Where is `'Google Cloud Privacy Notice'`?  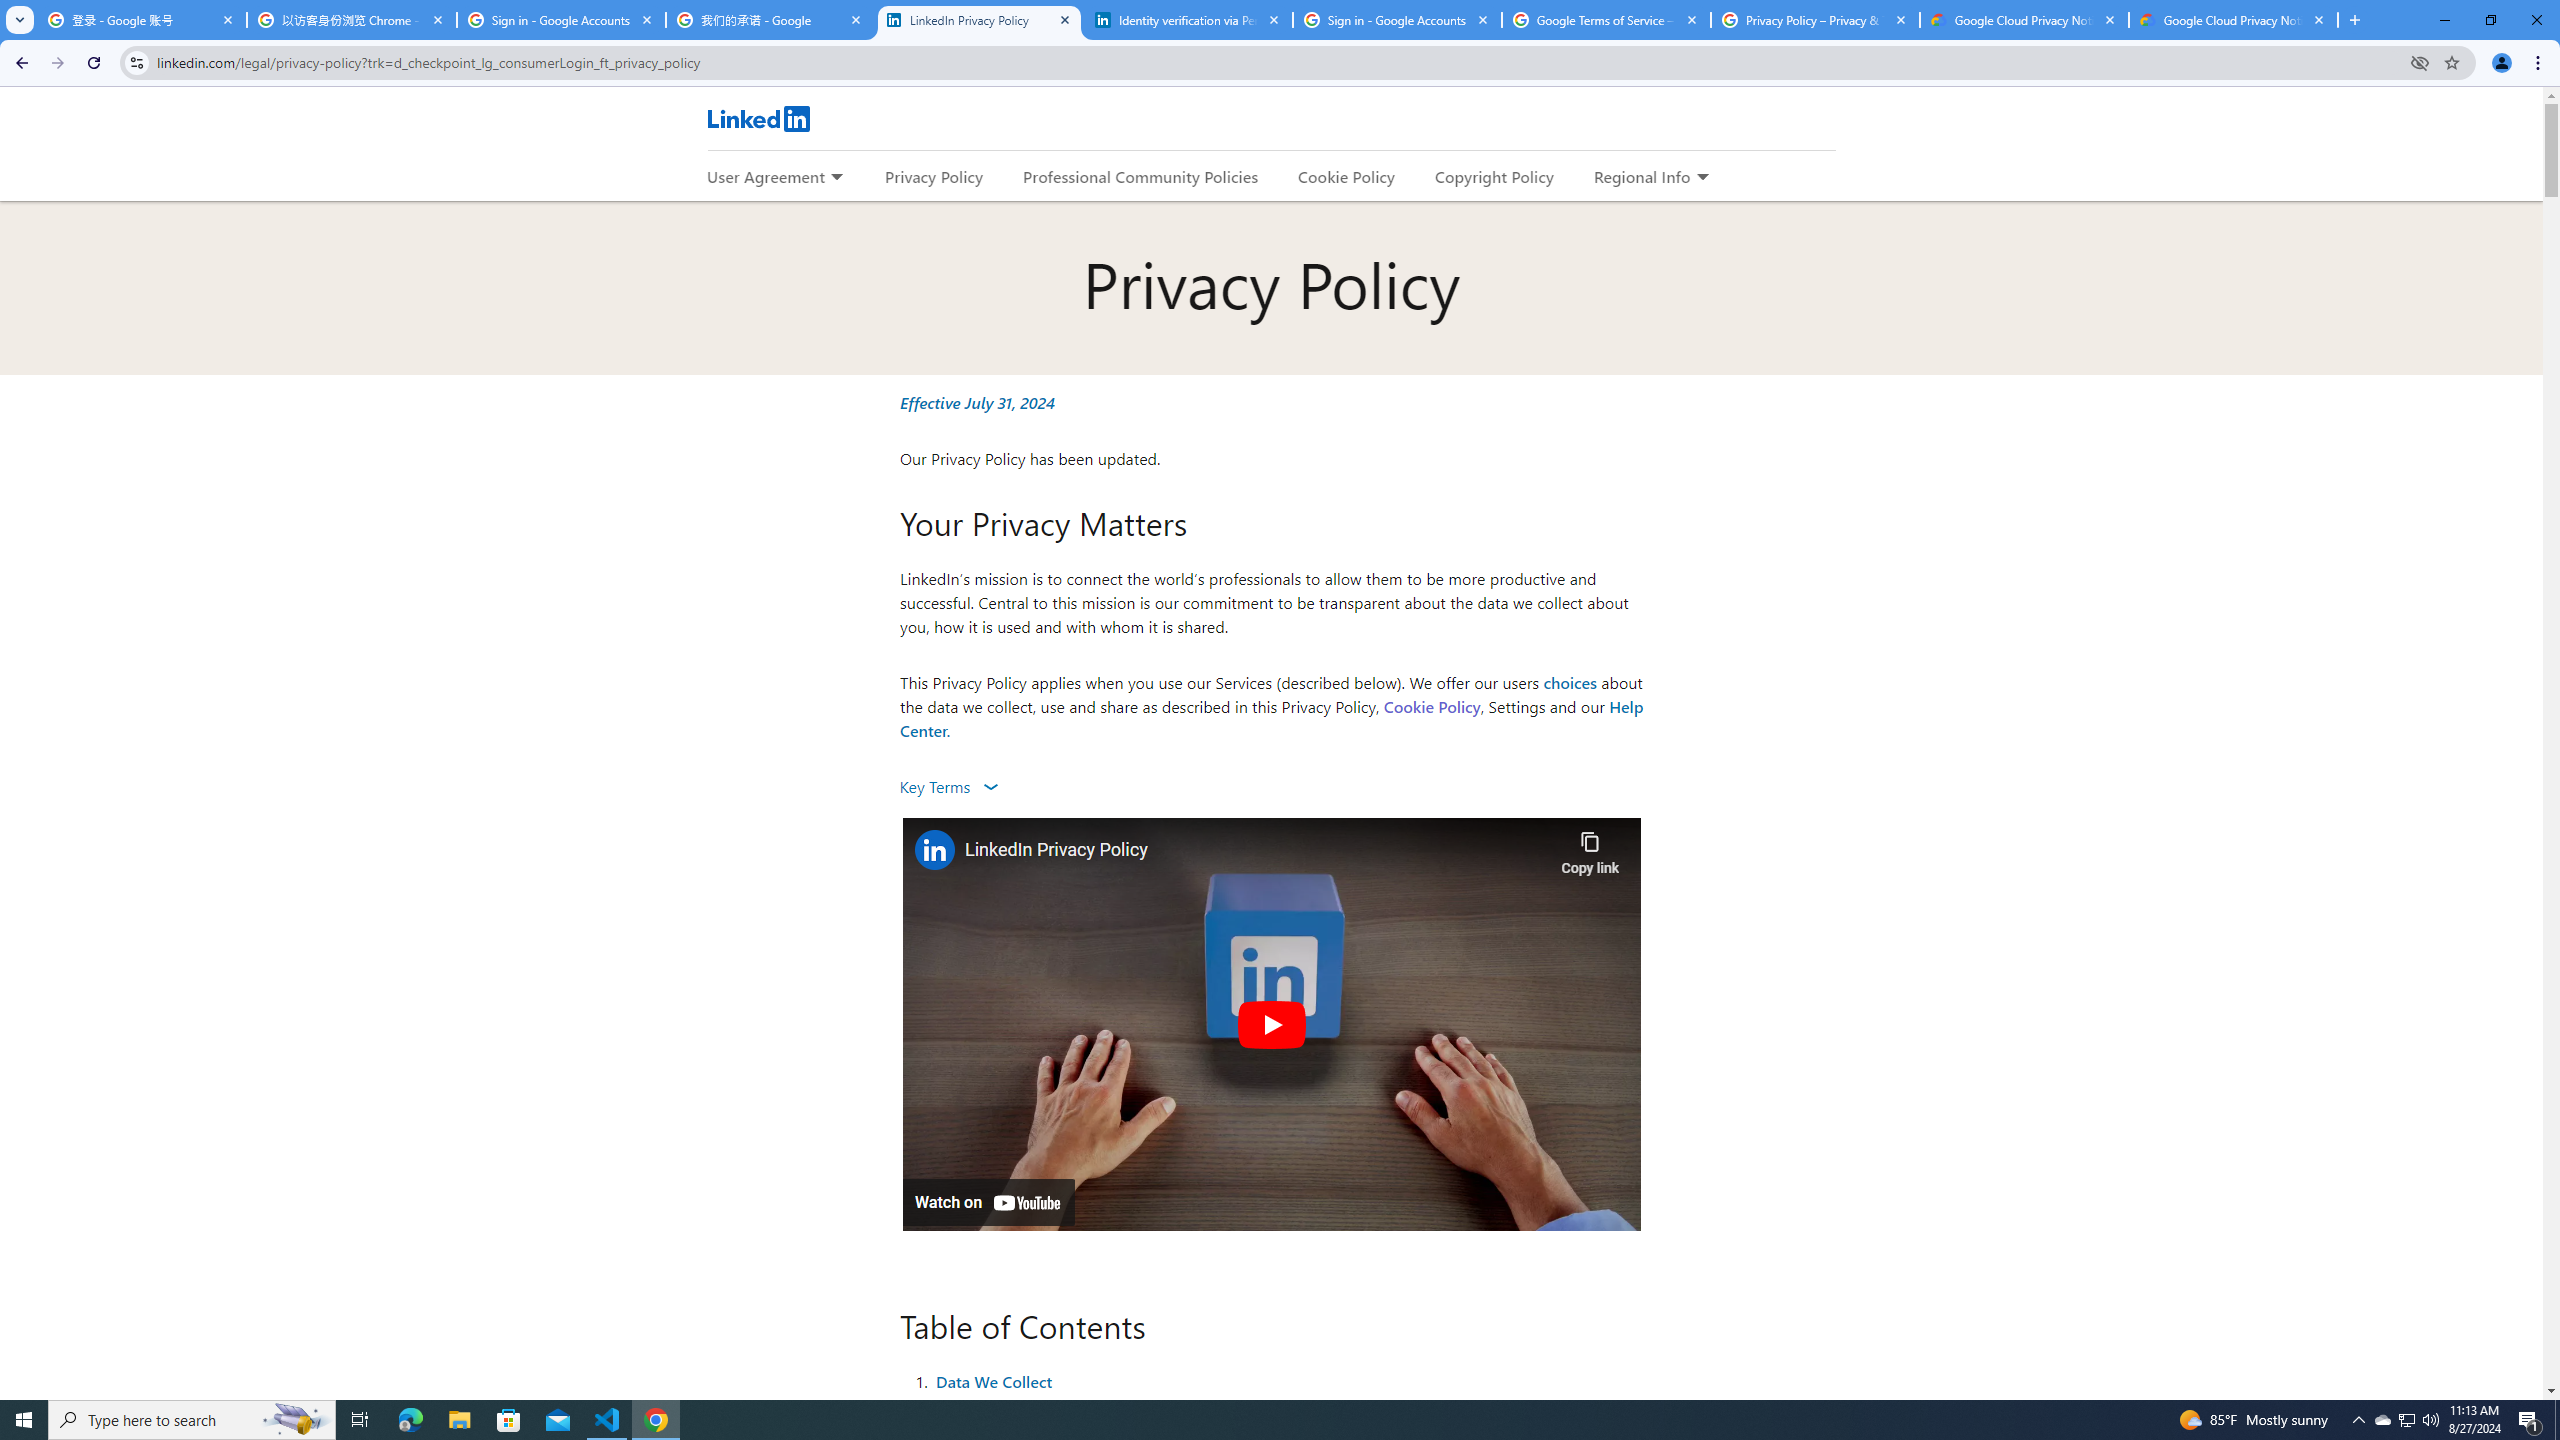
'Google Cloud Privacy Notice' is located at coordinates (2233, 19).